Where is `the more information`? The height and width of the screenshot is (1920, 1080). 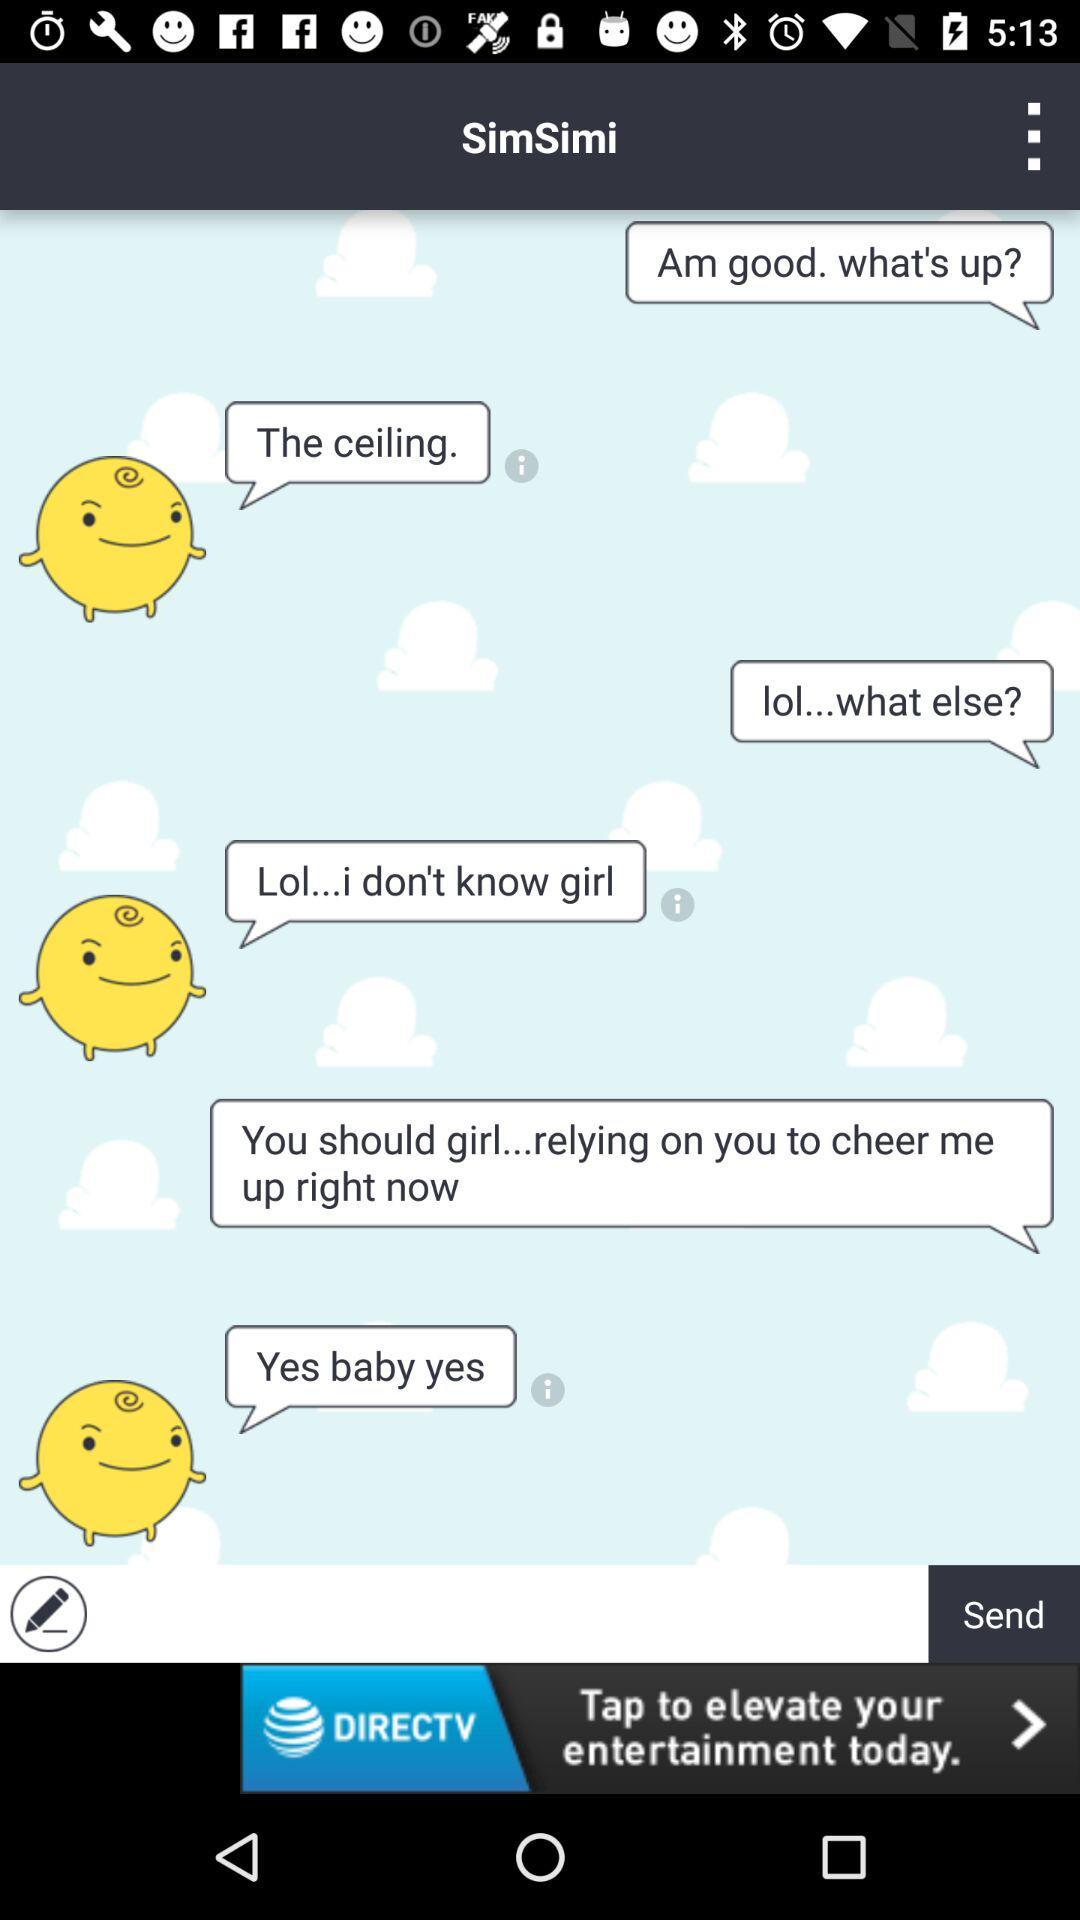
the more information is located at coordinates (520, 465).